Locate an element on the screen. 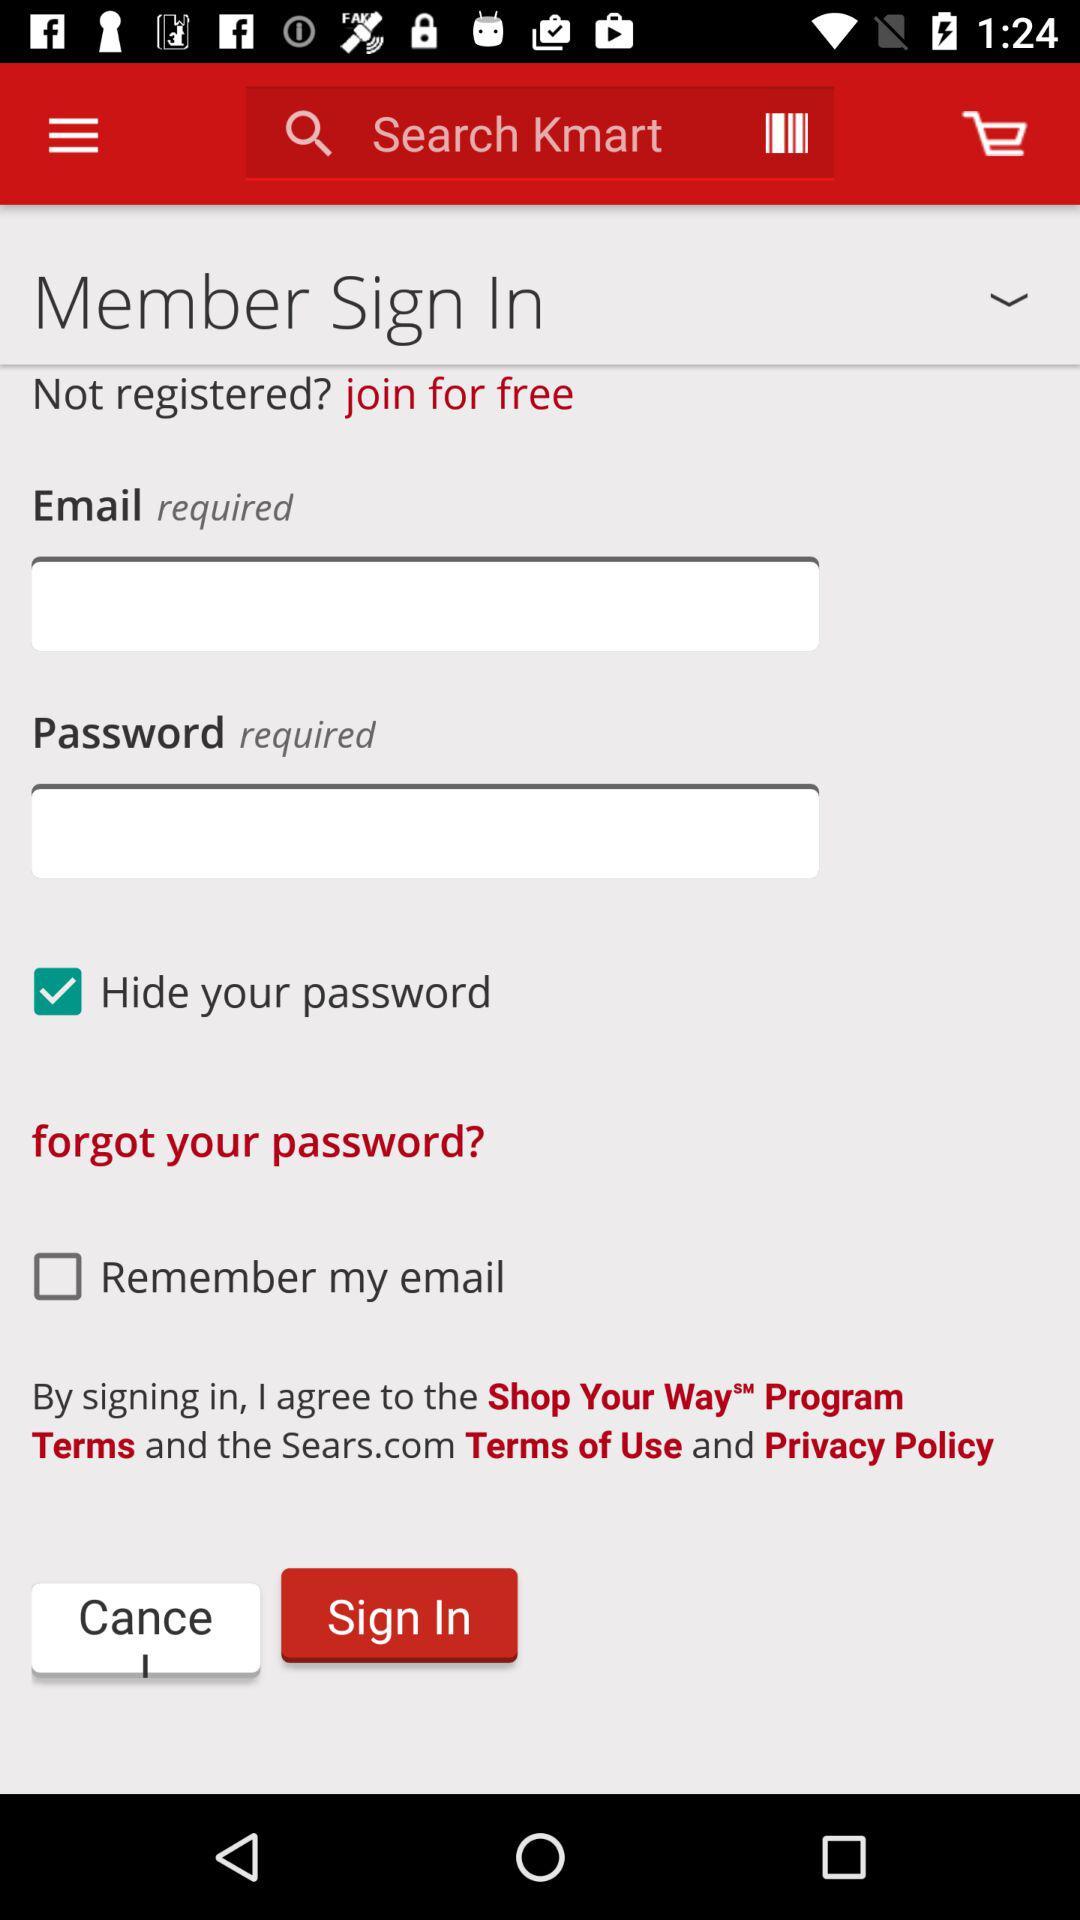 This screenshot has height=1920, width=1080. by signing in is located at coordinates (528, 1418).